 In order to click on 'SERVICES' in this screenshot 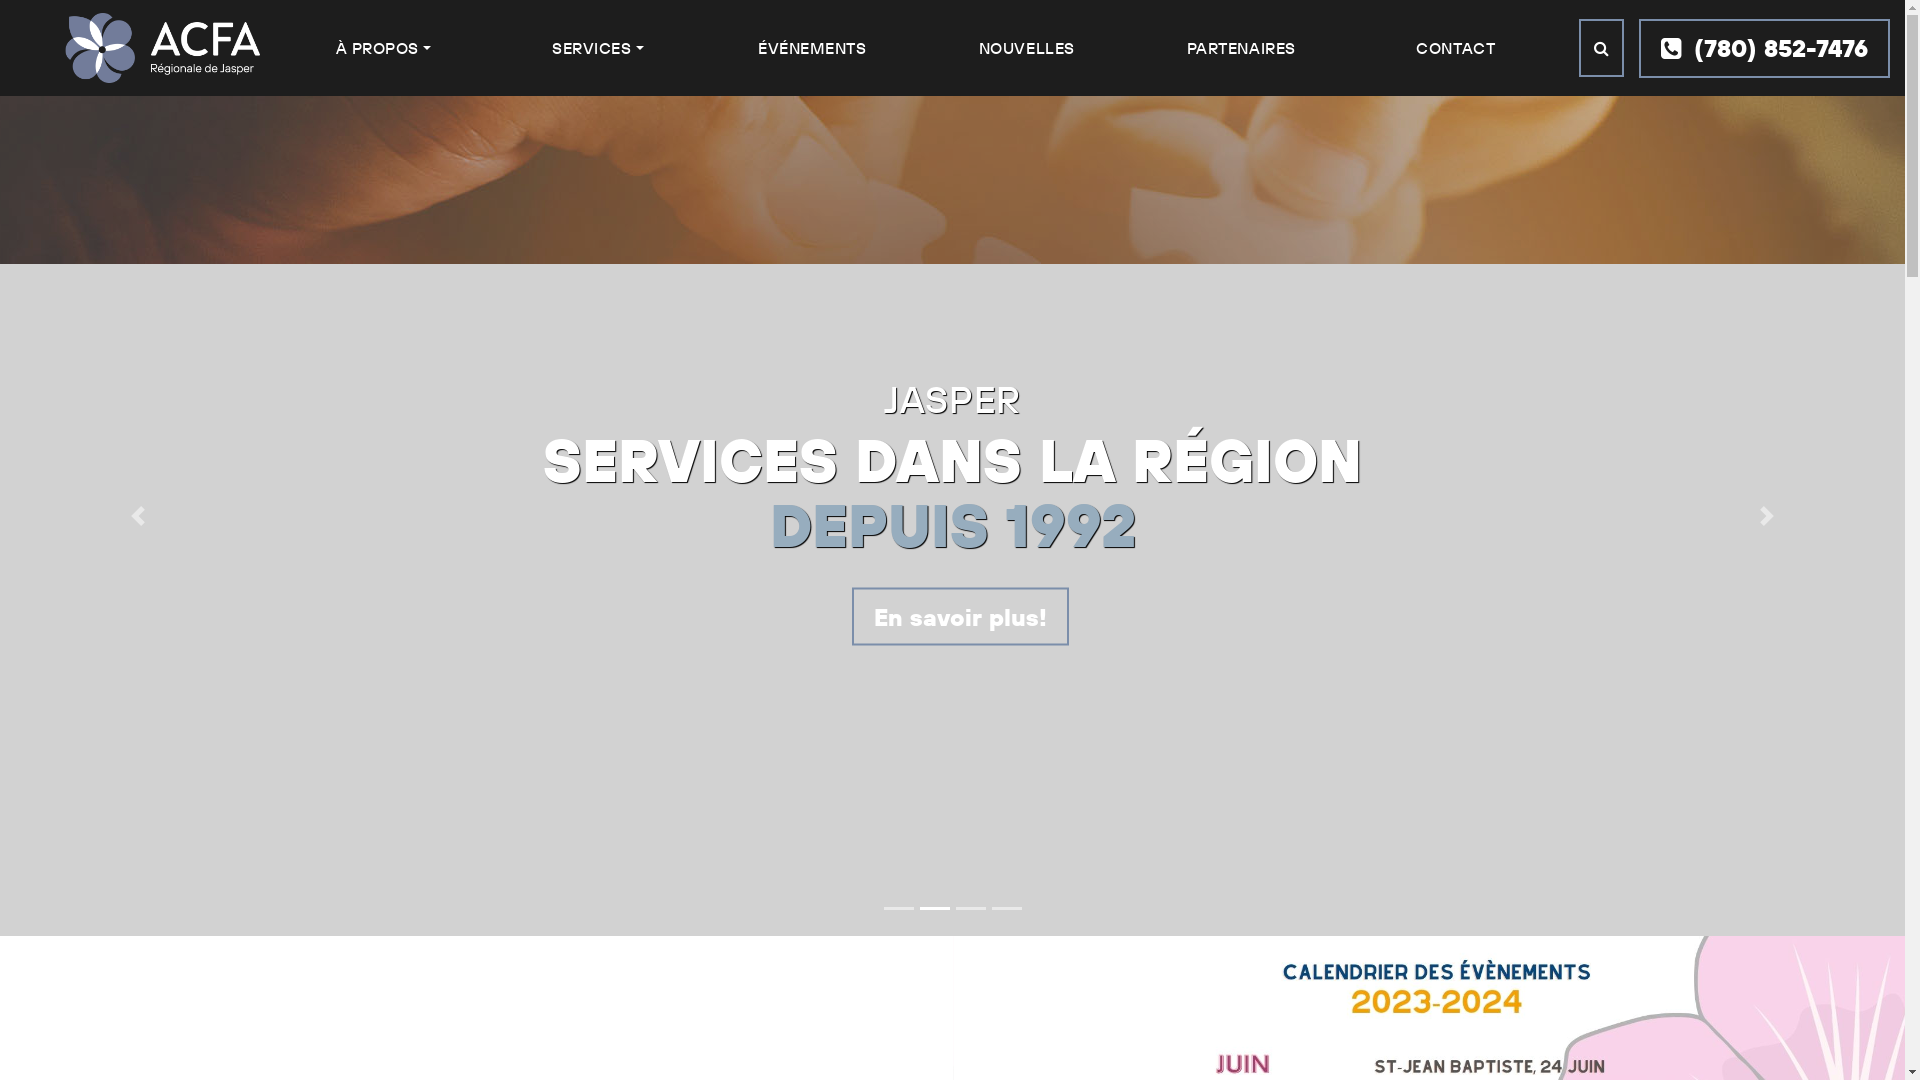, I will do `click(597, 46)`.